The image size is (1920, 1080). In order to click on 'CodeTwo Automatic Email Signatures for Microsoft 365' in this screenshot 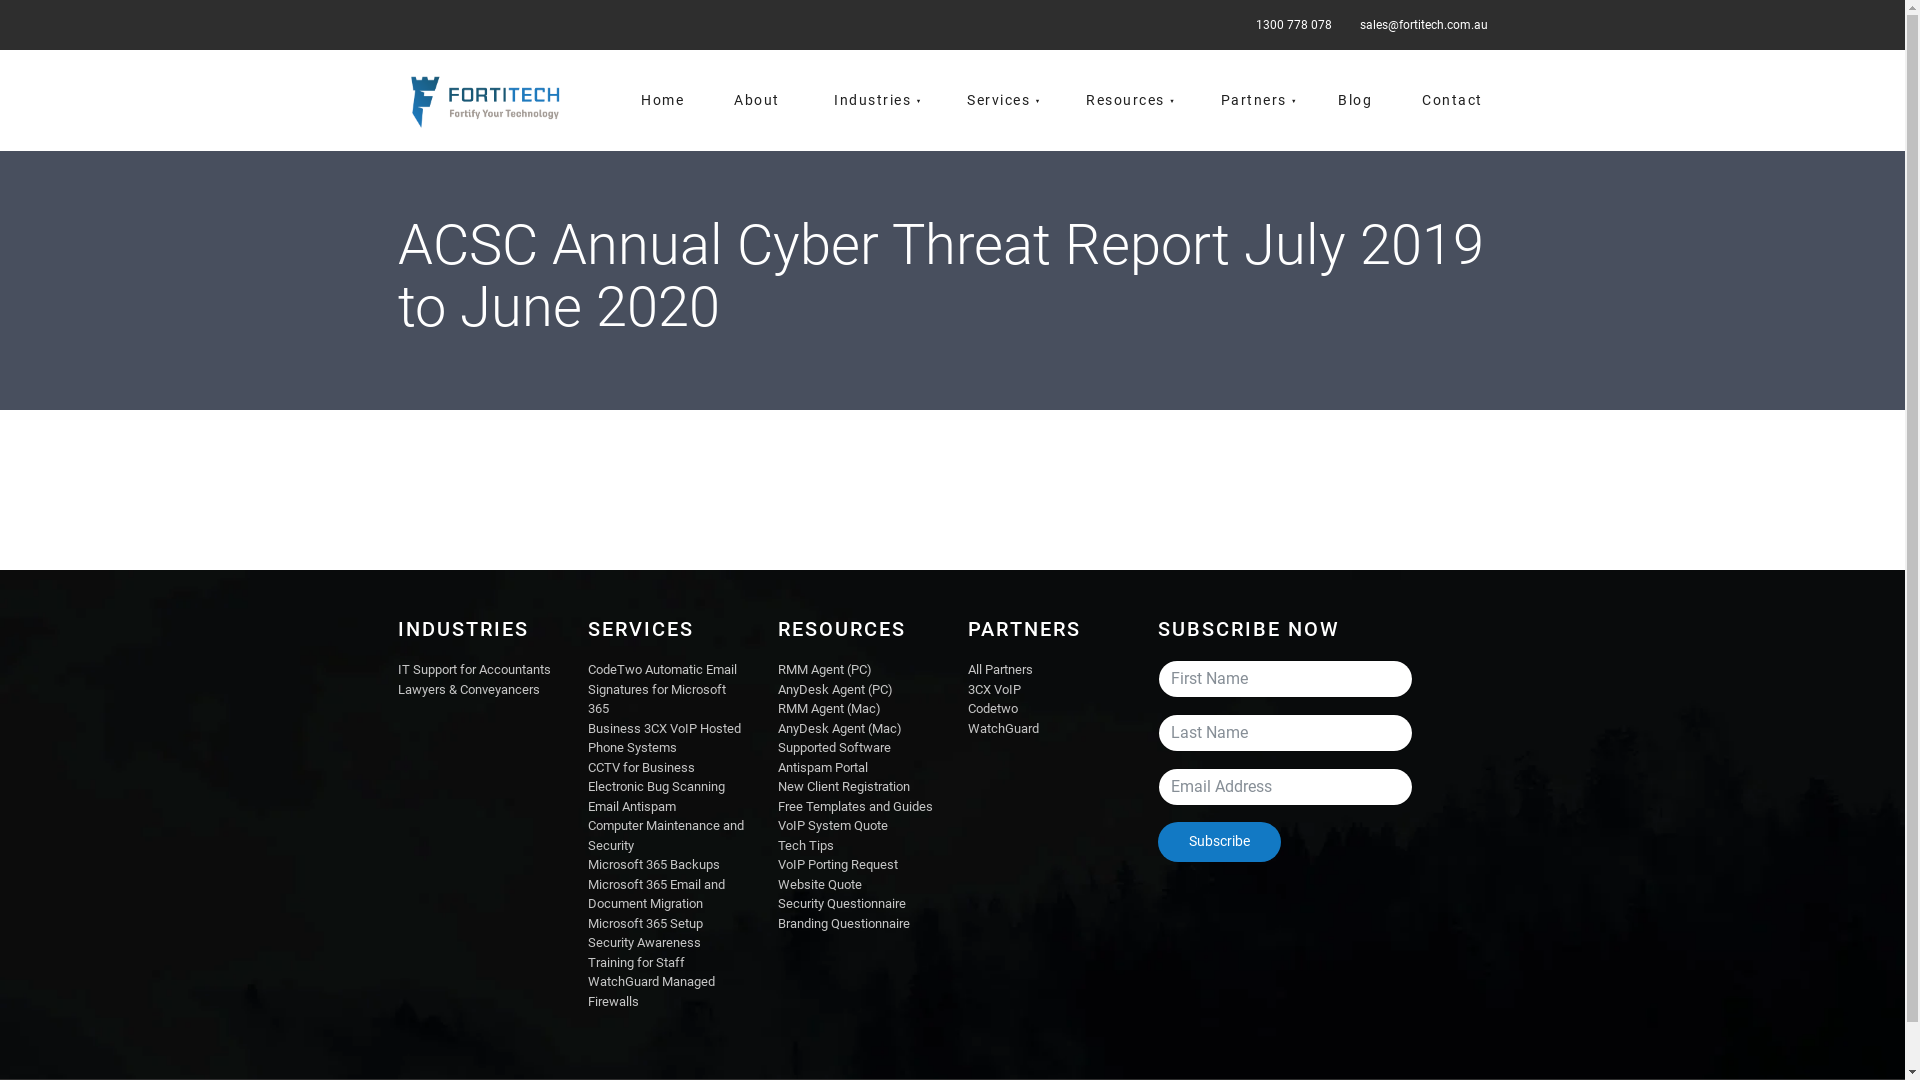, I will do `click(587, 688)`.